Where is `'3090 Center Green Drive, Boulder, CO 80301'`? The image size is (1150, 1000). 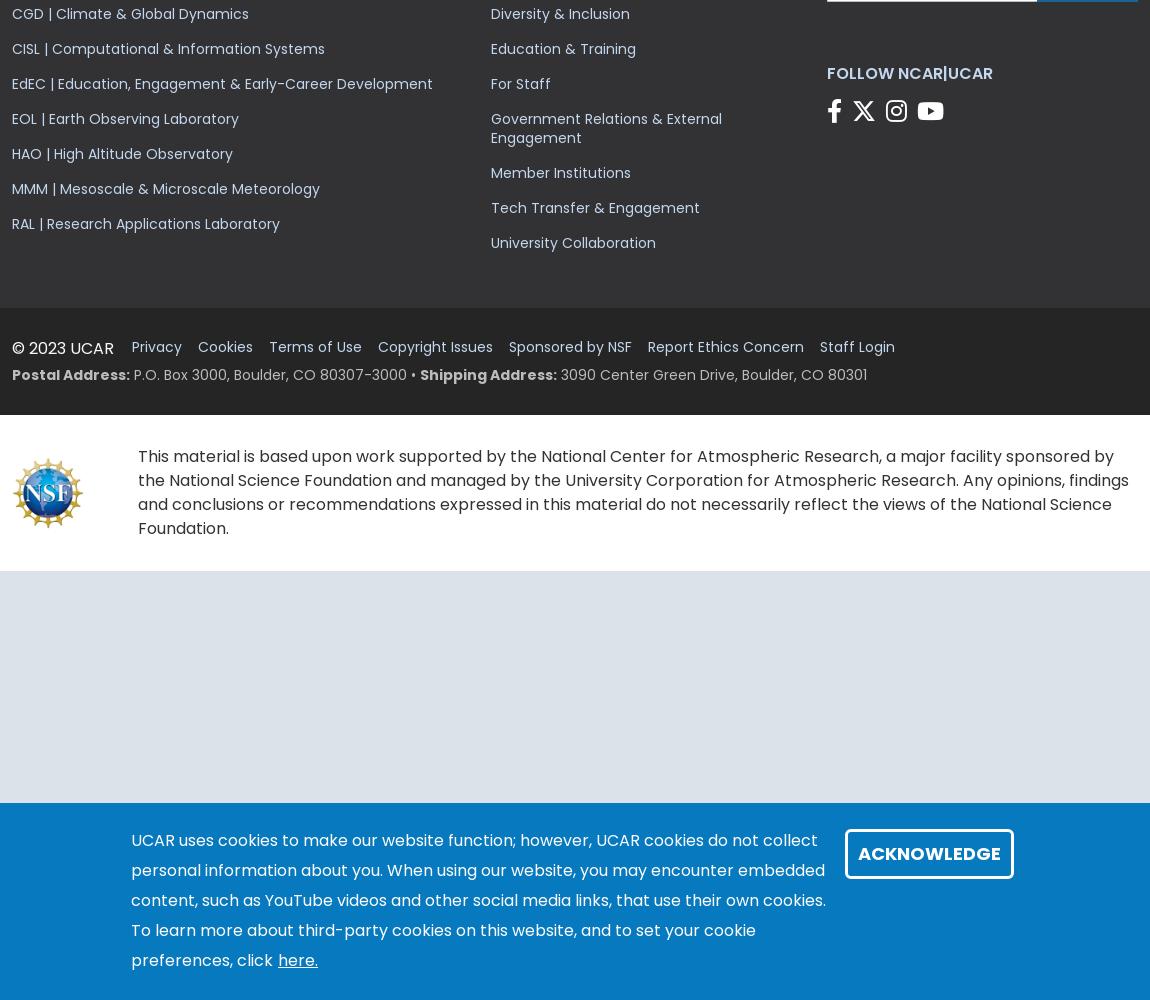 '3090 Center Green Drive, Boulder, CO 80301' is located at coordinates (713, 375).